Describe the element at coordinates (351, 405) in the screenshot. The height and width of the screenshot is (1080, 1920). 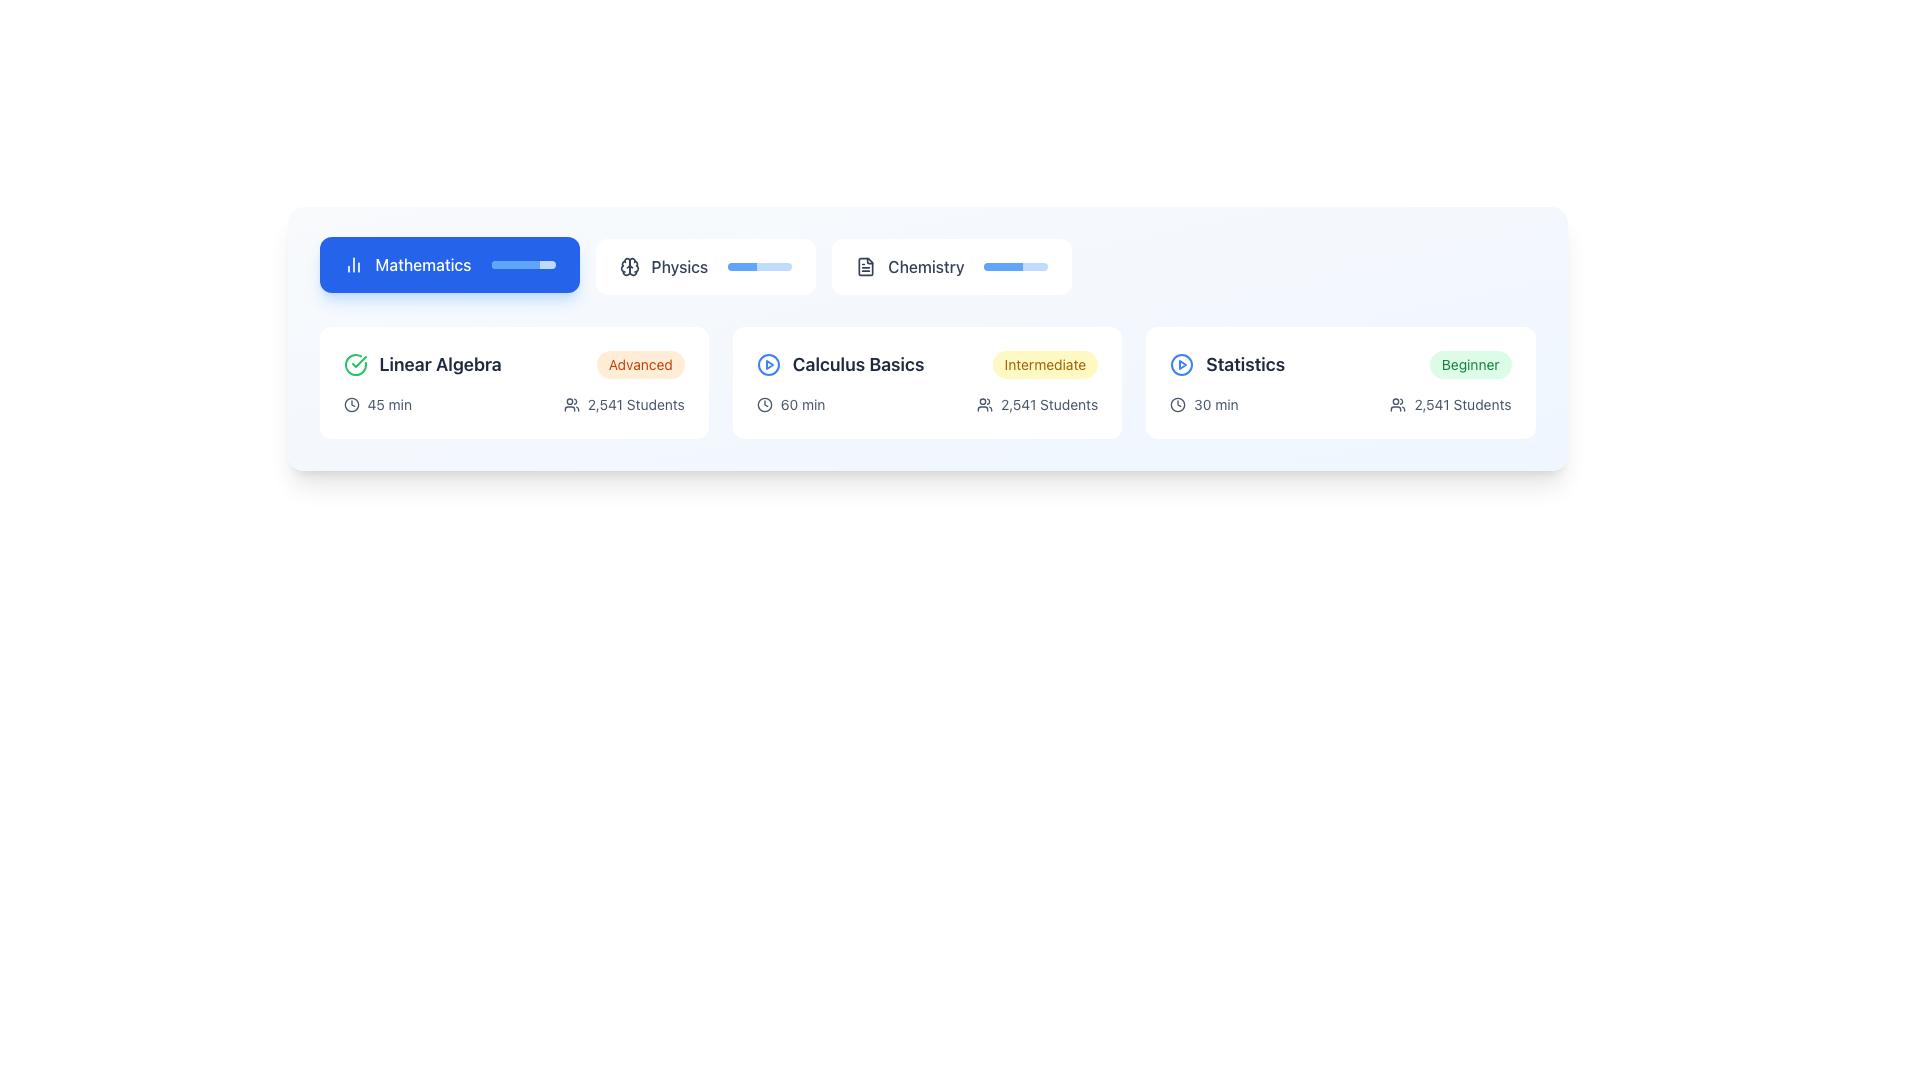
I see `the time icon that visually represents the duration of the associated course, located to the left of the text '45 min' under the 'Linear Algebra' course title` at that location.